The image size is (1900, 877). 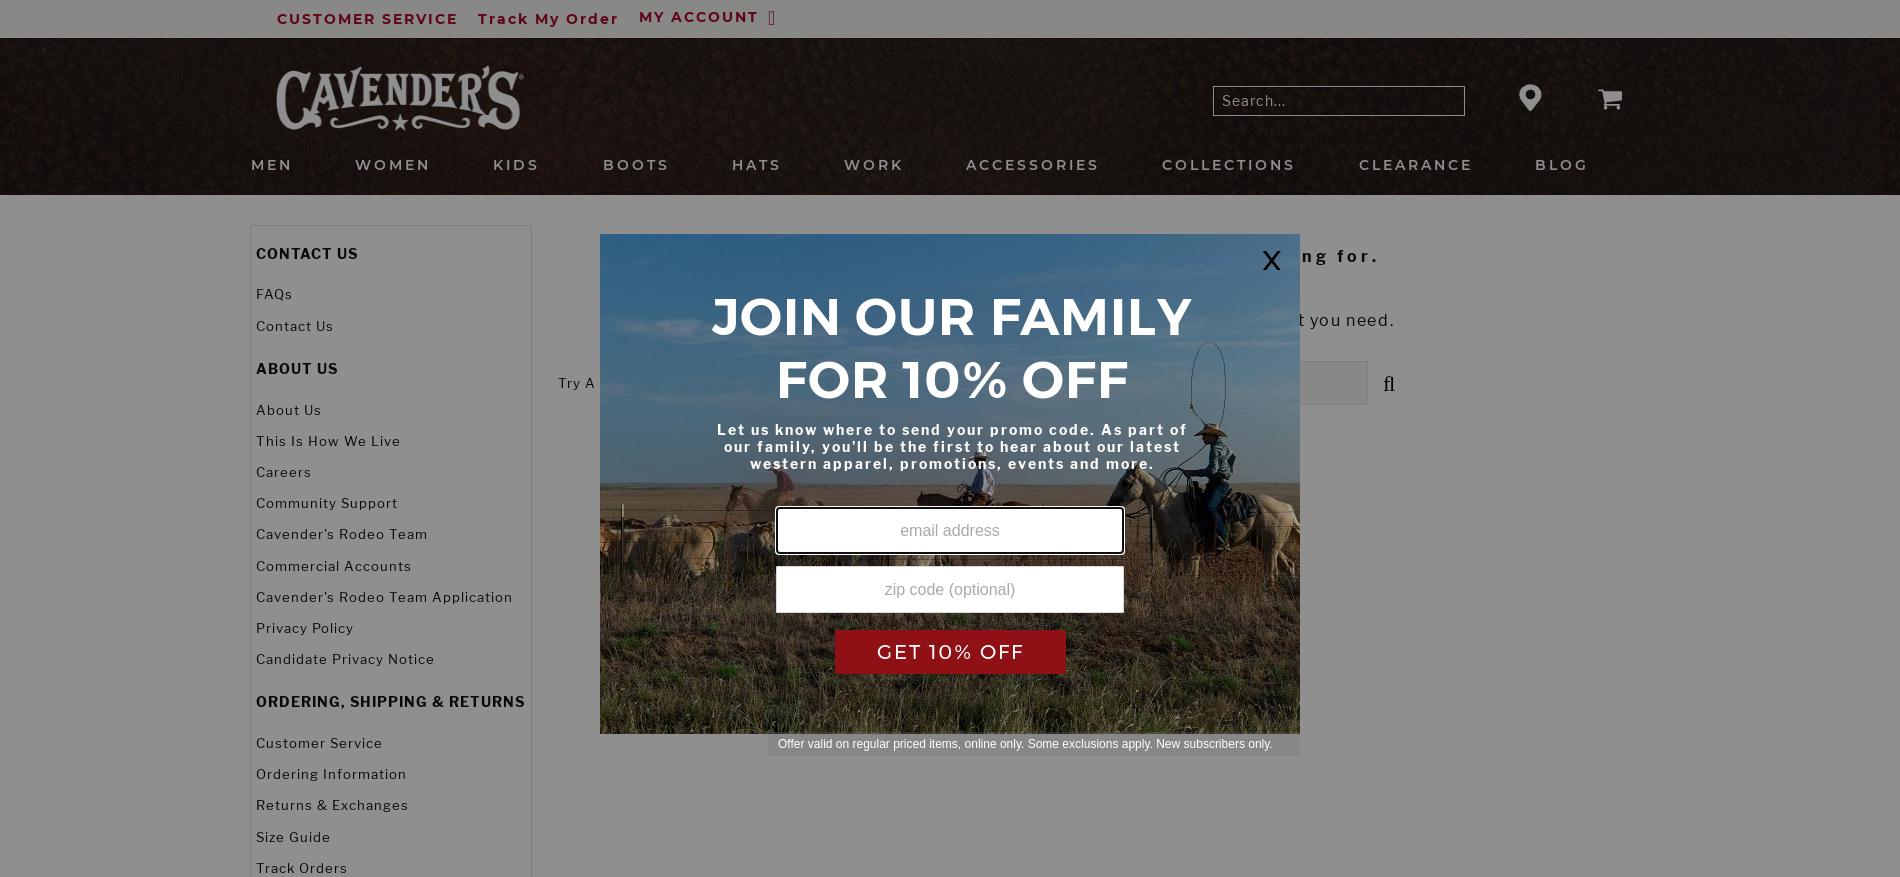 I want to click on 'Clearance', so click(x=1413, y=164).